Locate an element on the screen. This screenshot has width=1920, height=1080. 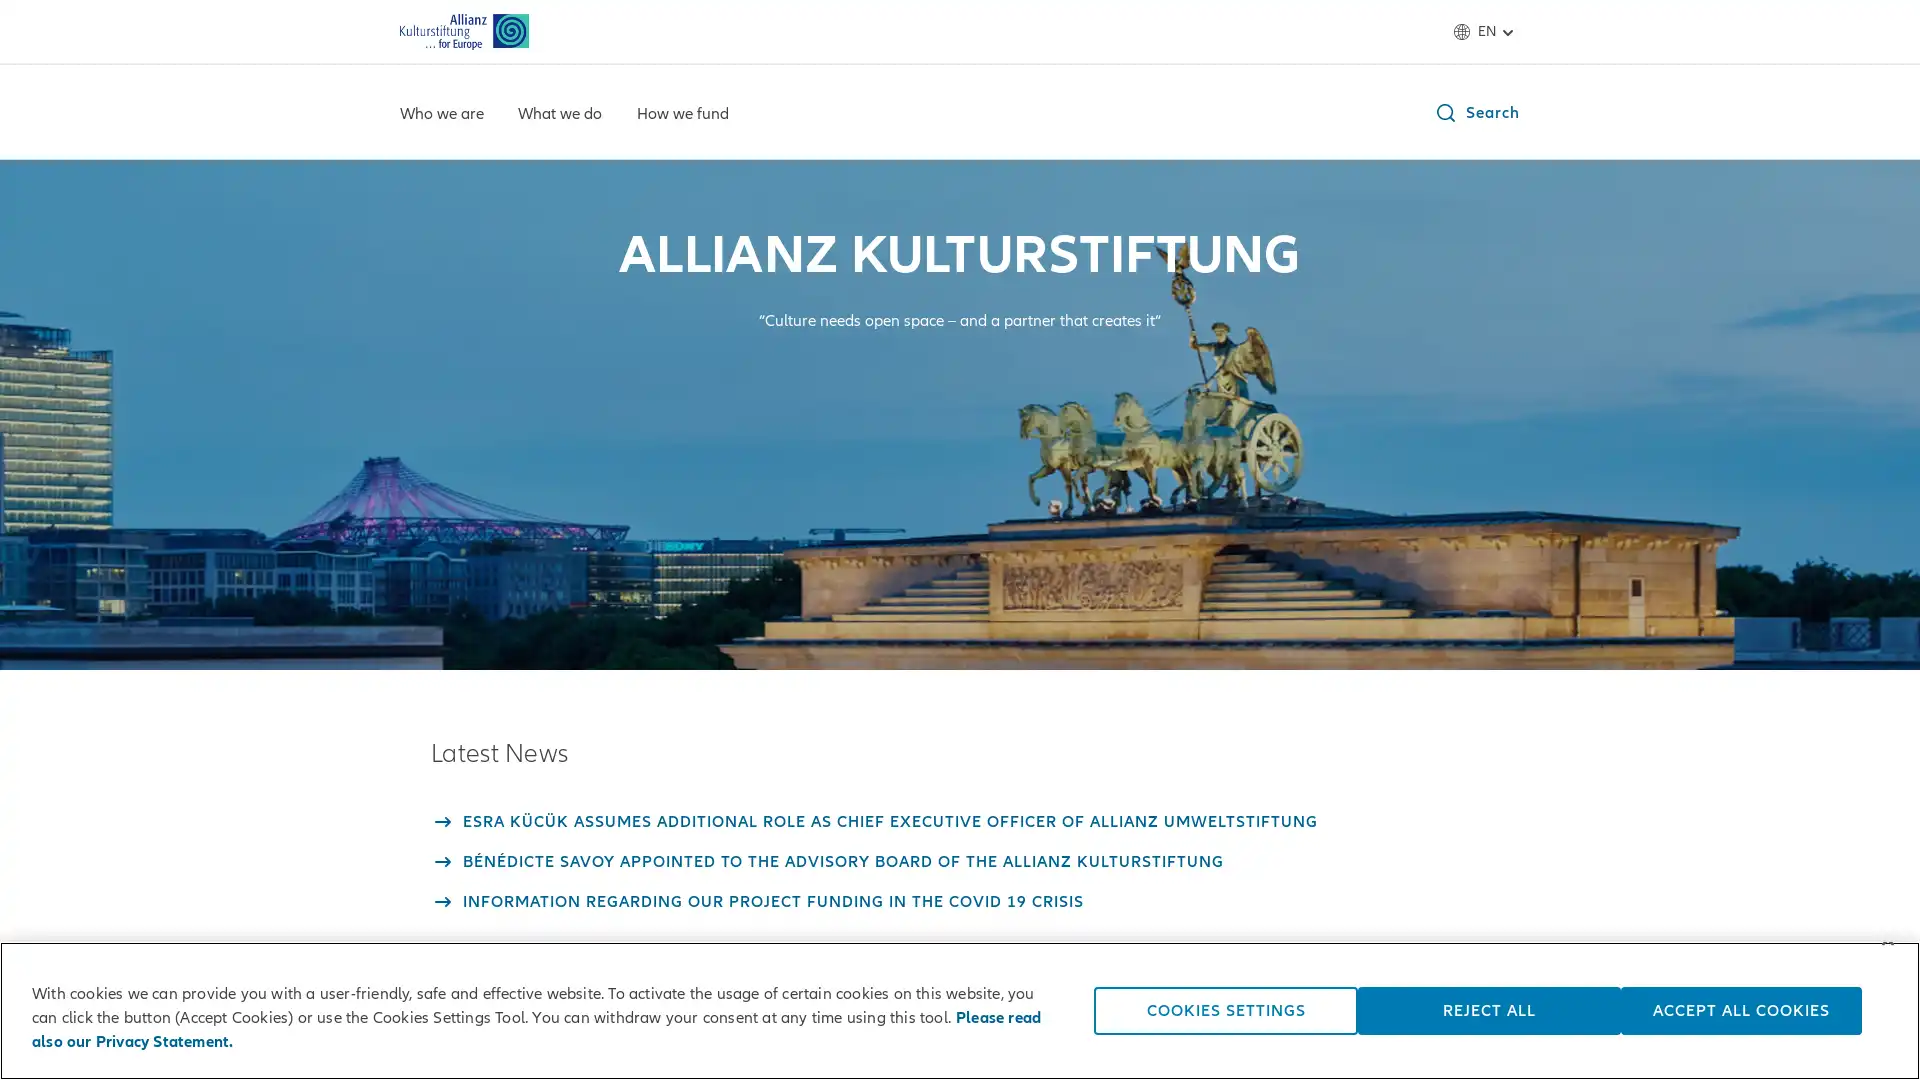
Close is located at coordinates (1886, 938).